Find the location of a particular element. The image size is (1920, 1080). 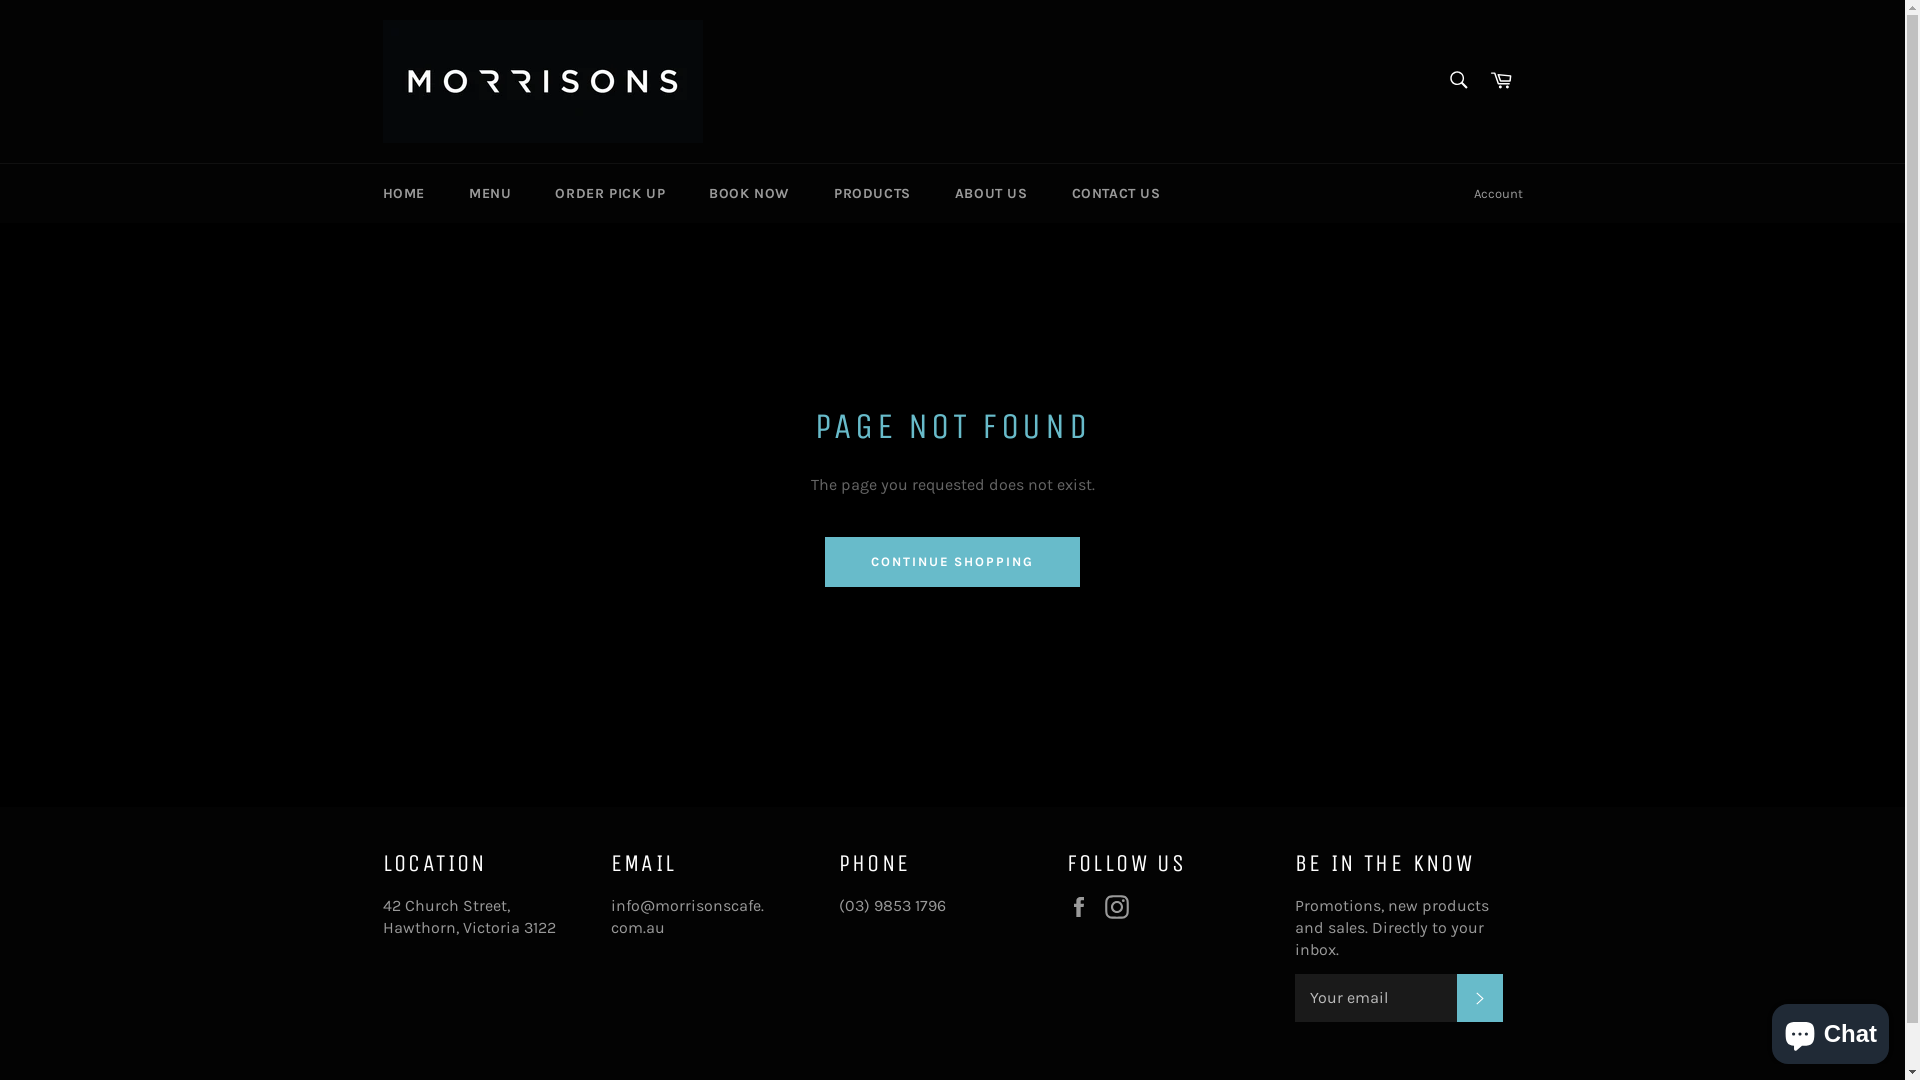

'ORDER PICK UP' is located at coordinates (608, 193).